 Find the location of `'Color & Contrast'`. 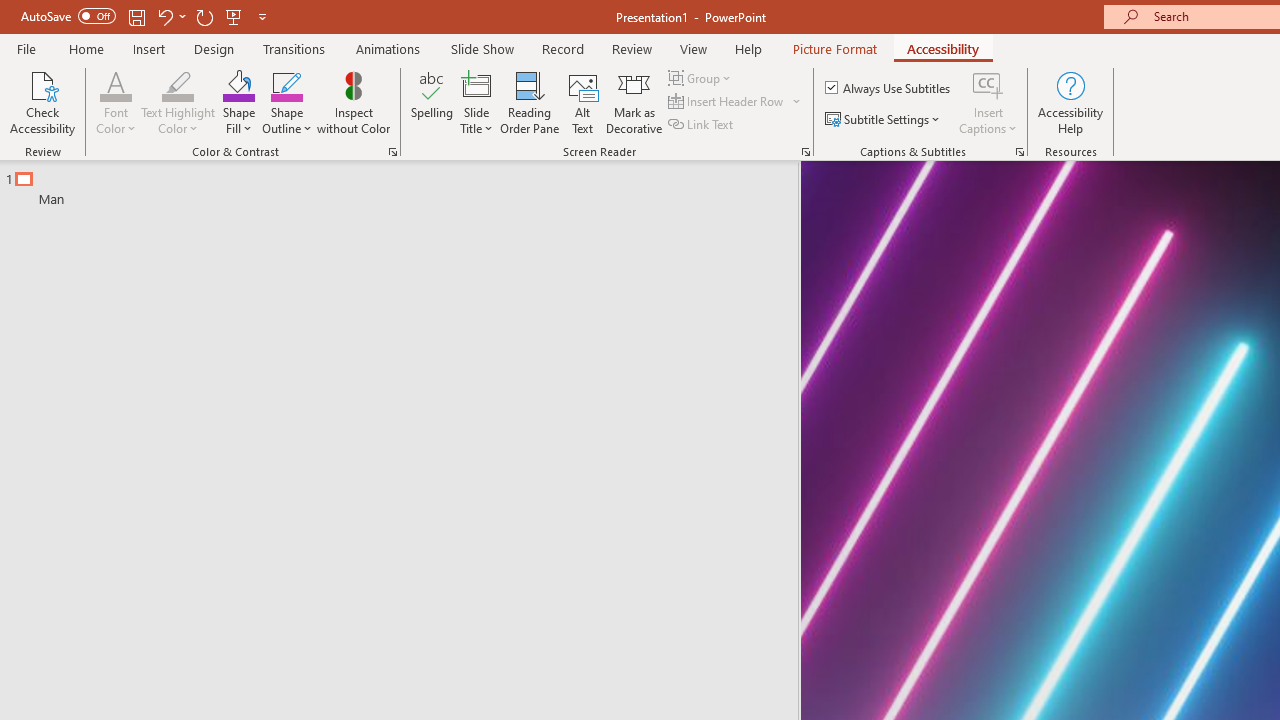

'Color & Contrast' is located at coordinates (392, 150).